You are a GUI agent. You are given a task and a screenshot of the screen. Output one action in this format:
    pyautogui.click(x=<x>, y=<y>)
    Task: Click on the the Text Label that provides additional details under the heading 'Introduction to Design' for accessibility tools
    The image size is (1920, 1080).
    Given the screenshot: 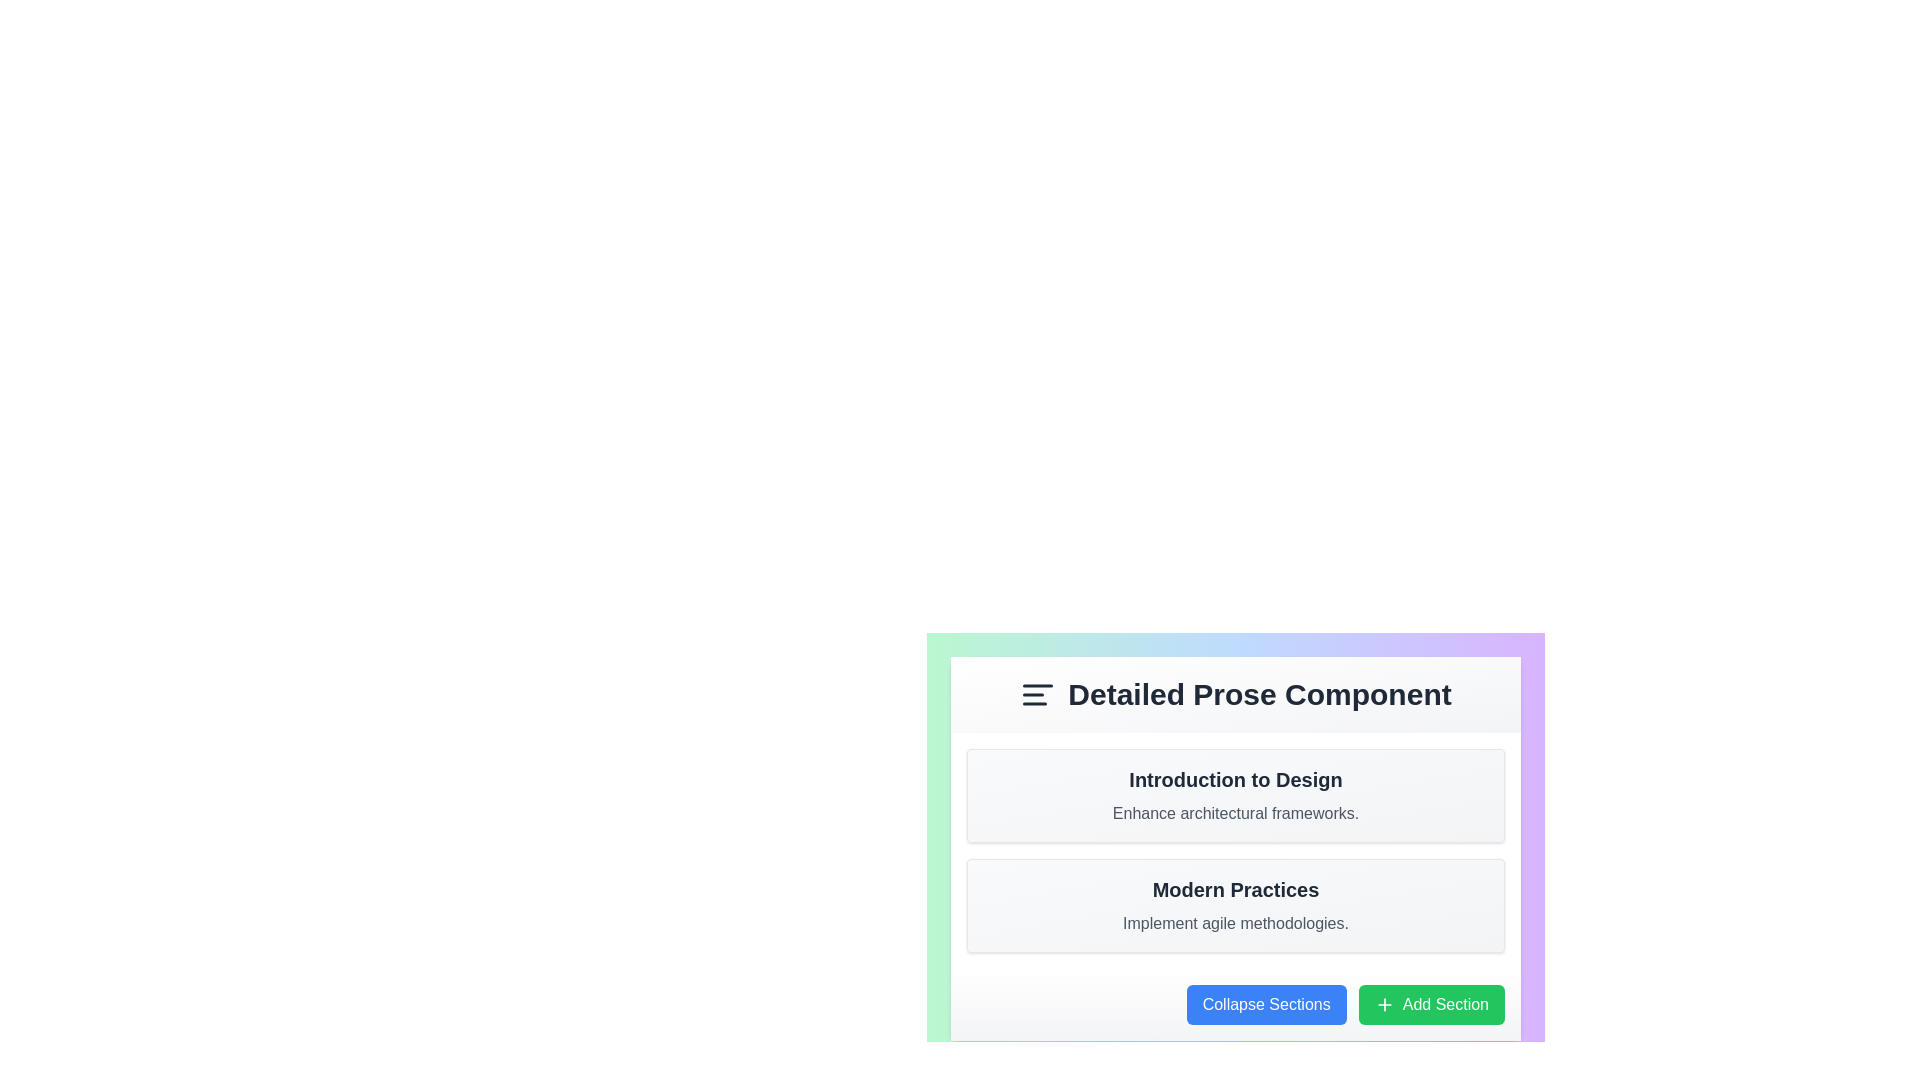 What is the action you would take?
    pyautogui.click(x=1235, y=813)
    